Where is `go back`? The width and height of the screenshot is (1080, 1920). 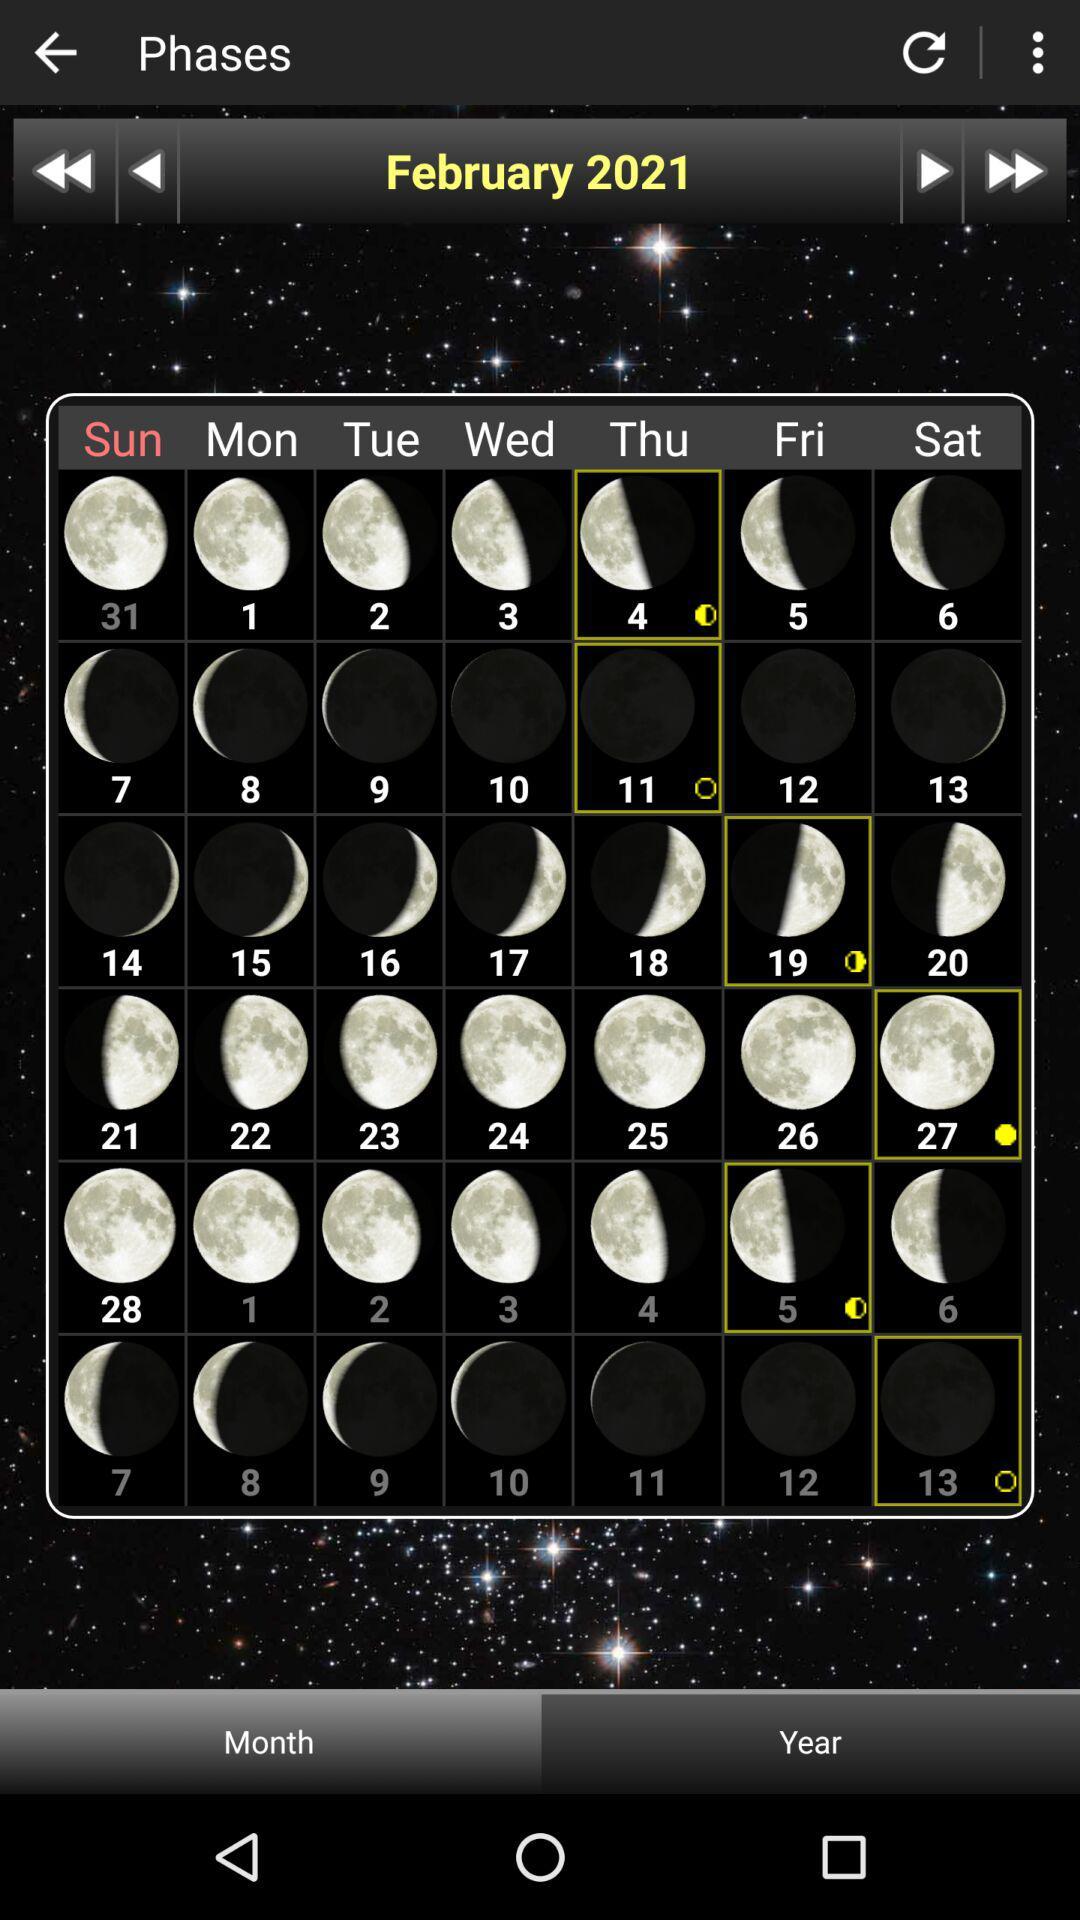 go back is located at coordinates (924, 52).